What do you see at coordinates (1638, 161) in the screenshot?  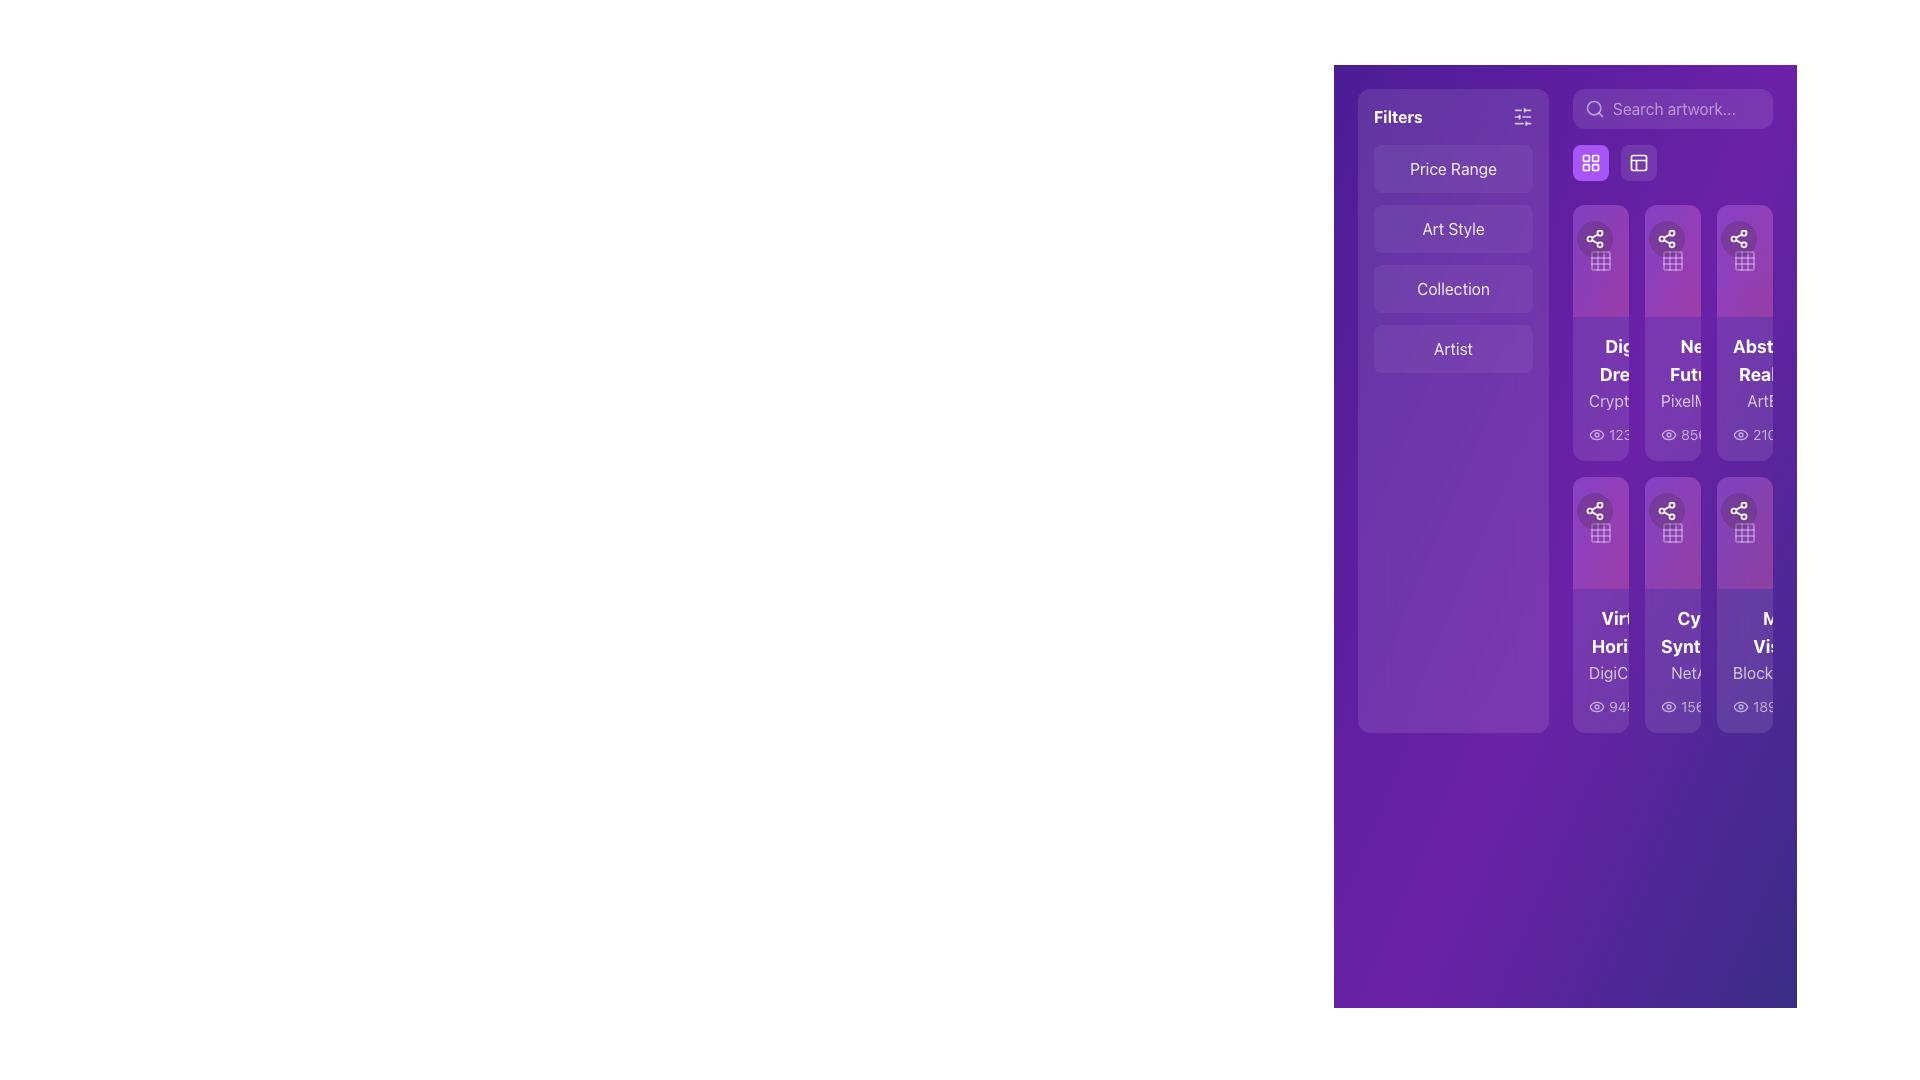 I see `the second button at the top right of the interface` at bounding box center [1638, 161].